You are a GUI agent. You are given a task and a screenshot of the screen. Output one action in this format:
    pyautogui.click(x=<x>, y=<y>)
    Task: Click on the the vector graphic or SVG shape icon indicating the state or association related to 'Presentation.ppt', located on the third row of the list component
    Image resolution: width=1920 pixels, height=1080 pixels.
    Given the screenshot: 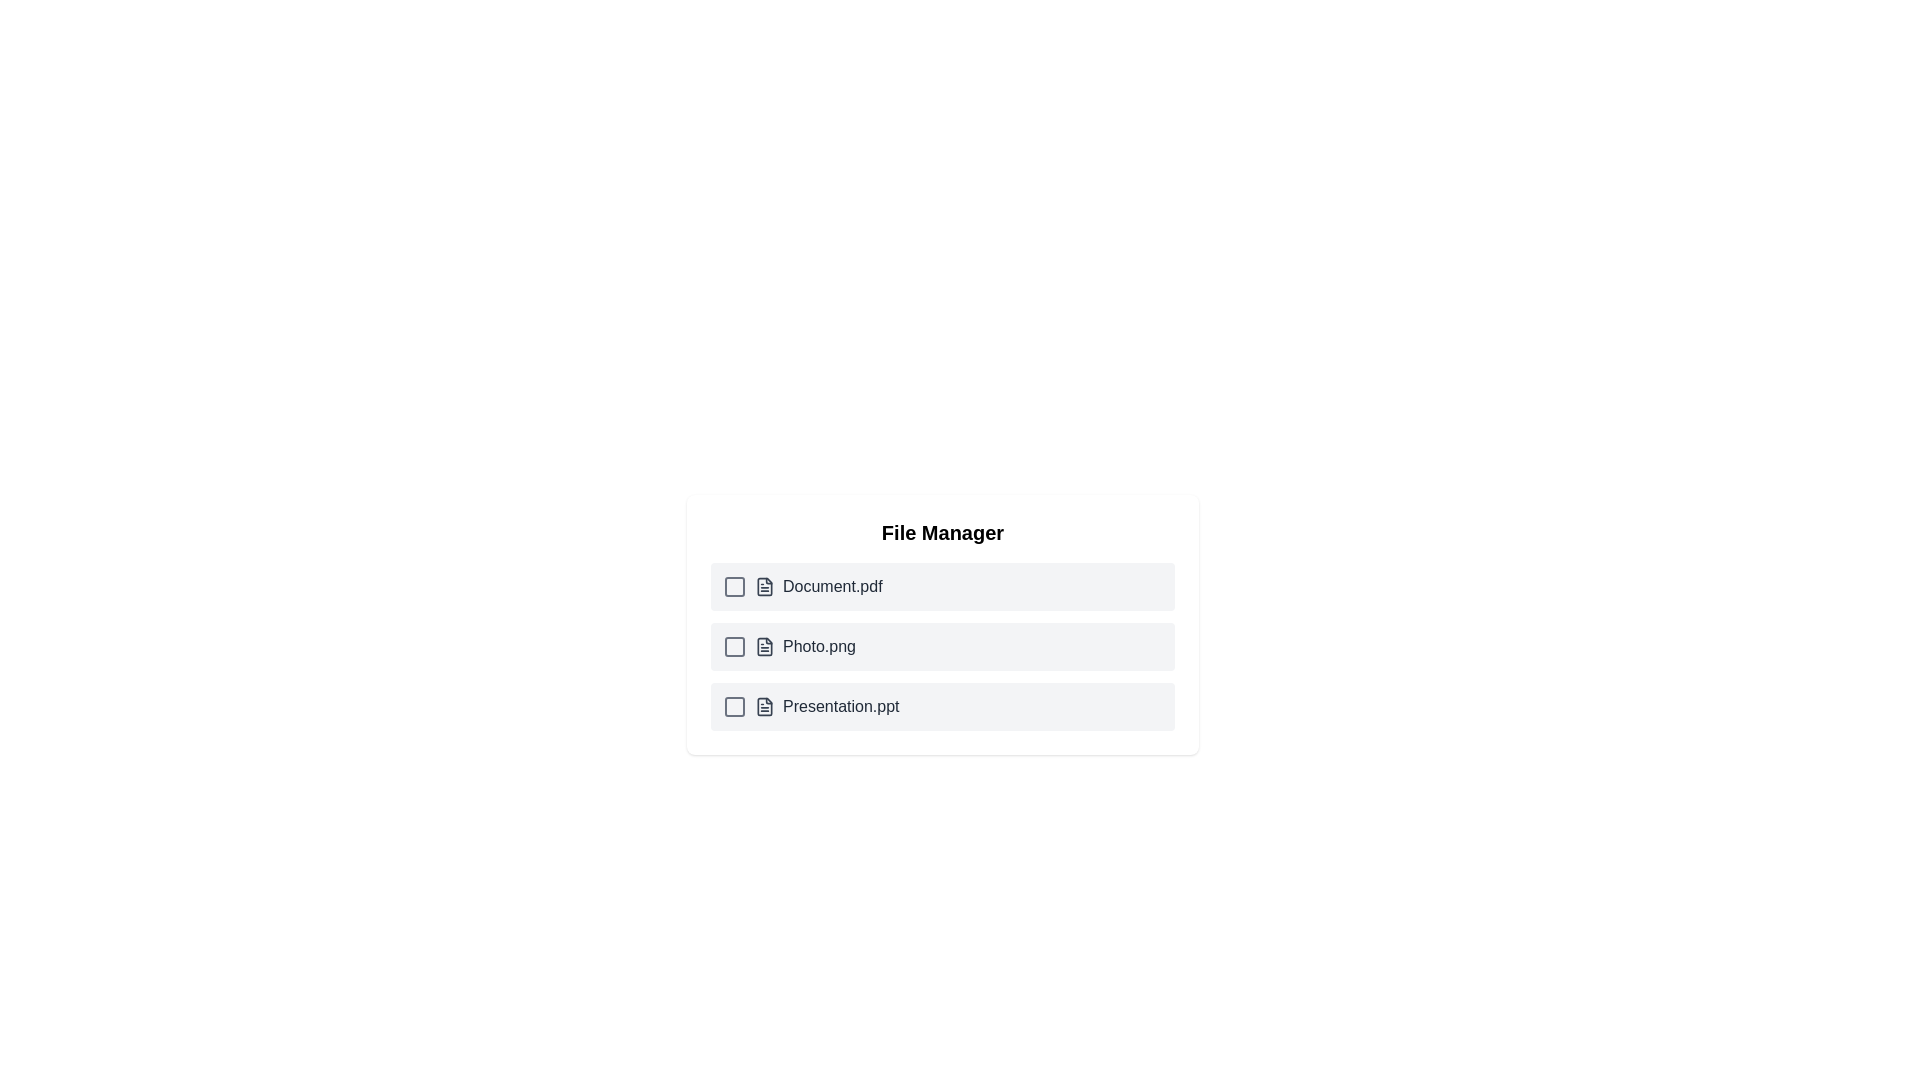 What is the action you would take?
    pyautogui.click(x=733, y=705)
    